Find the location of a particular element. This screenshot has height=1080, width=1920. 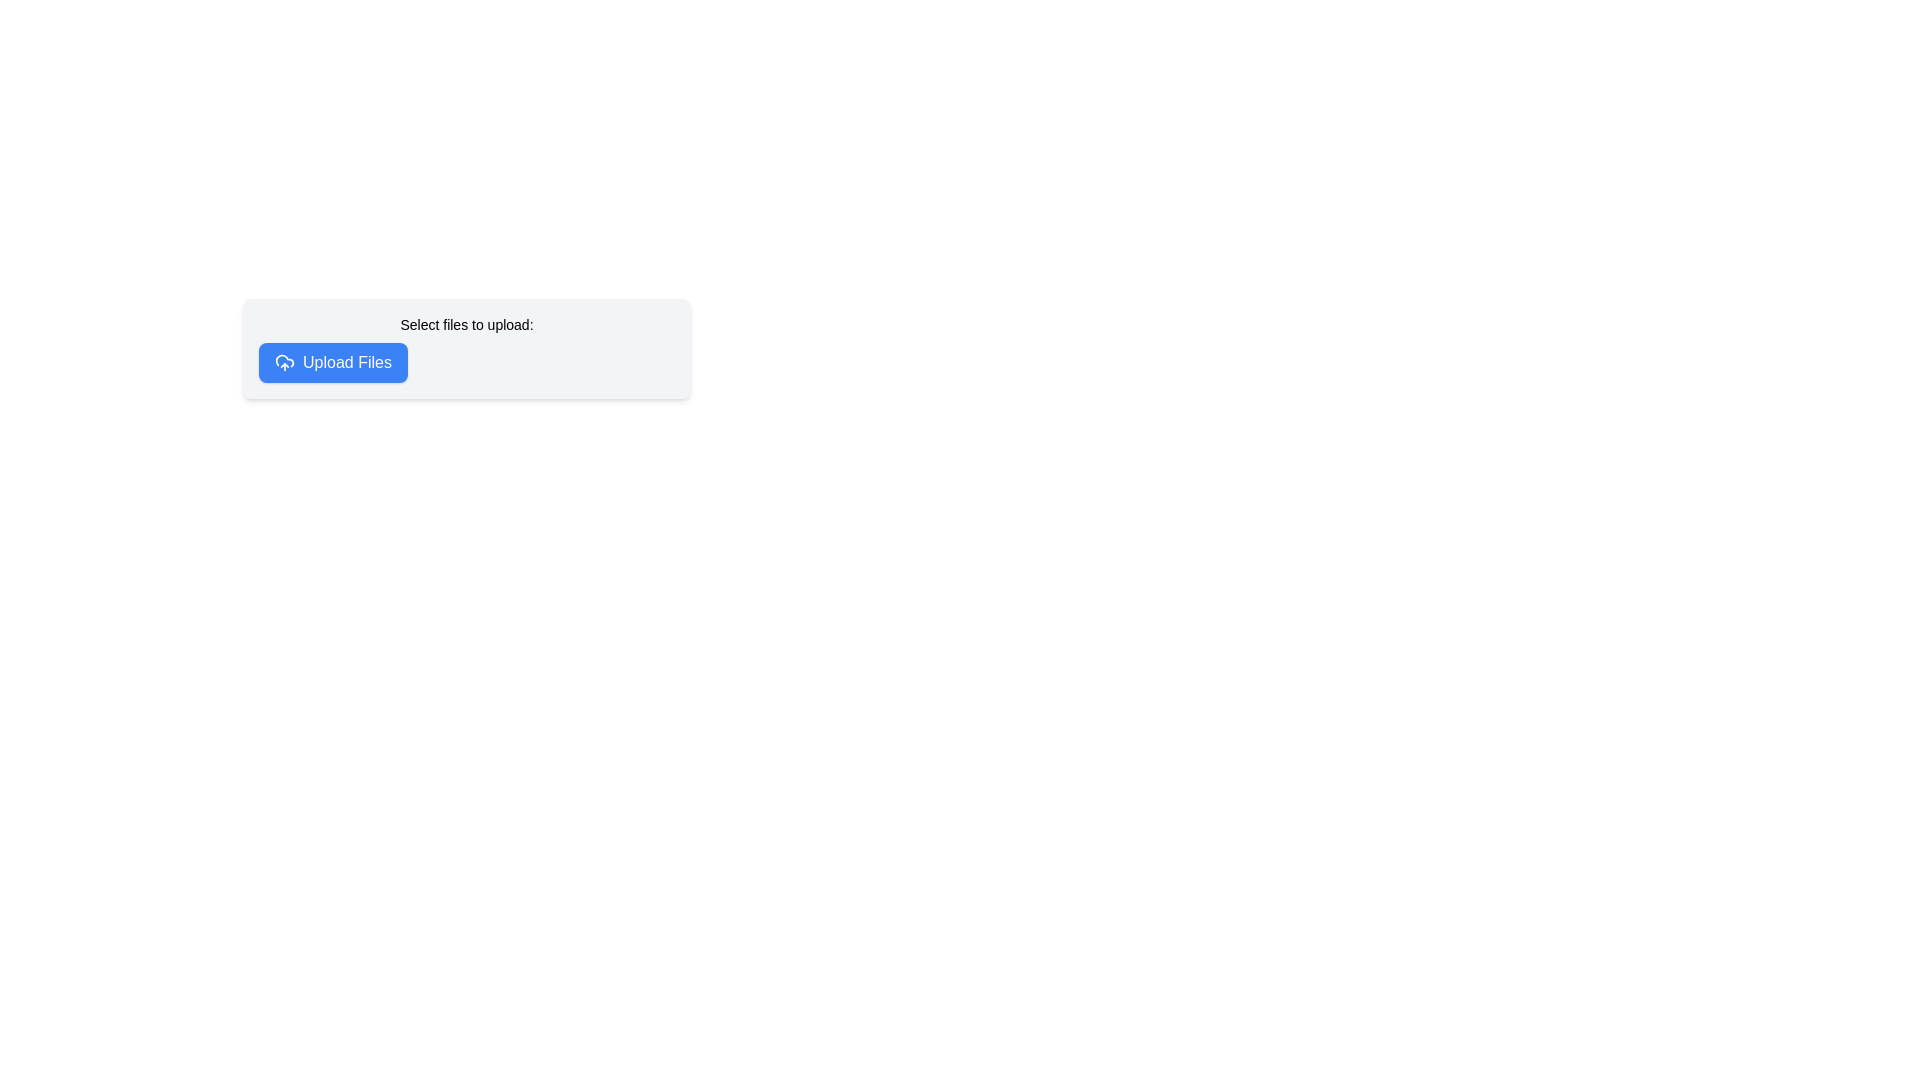

the label that reads 'Select files to upload:', which is displayed in bold and smaller font size, located directly above the 'Upload Files' button is located at coordinates (465, 323).